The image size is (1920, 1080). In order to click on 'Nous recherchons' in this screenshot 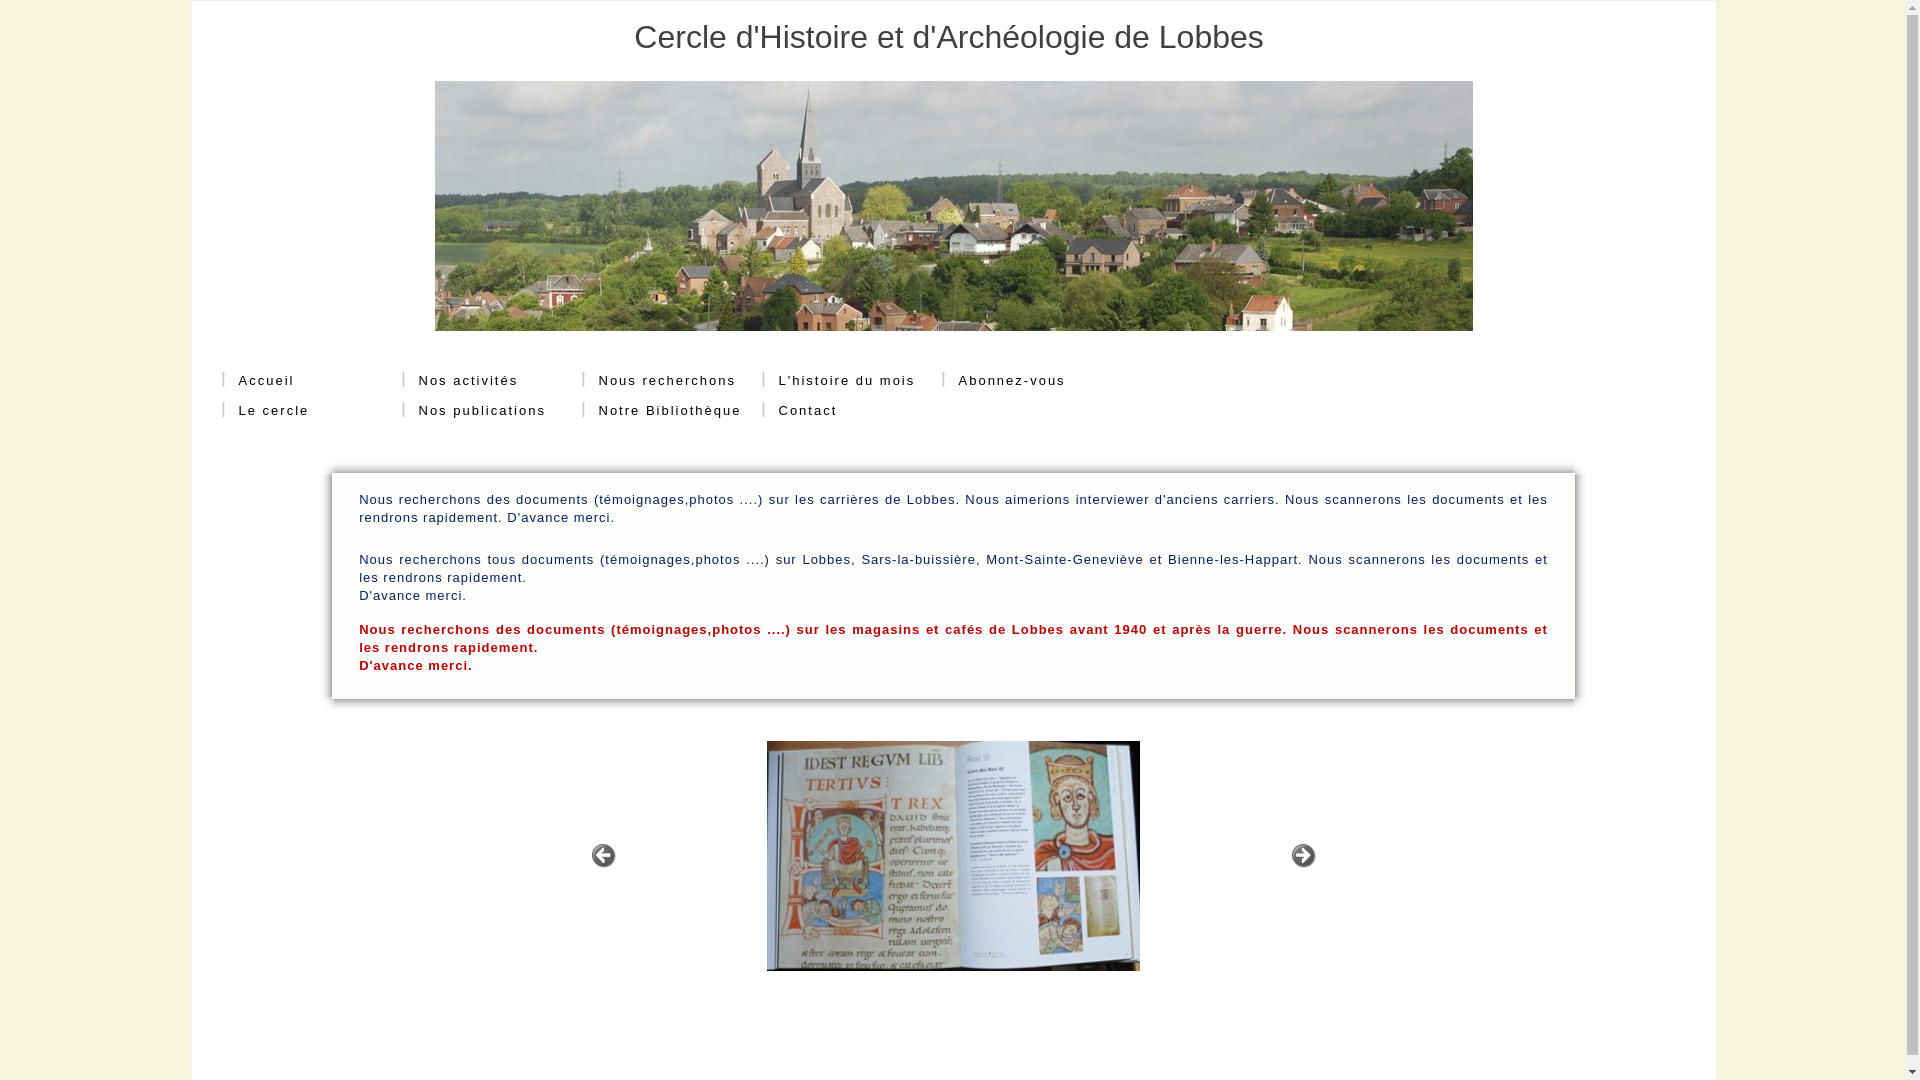, I will do `click(597, 381)`.